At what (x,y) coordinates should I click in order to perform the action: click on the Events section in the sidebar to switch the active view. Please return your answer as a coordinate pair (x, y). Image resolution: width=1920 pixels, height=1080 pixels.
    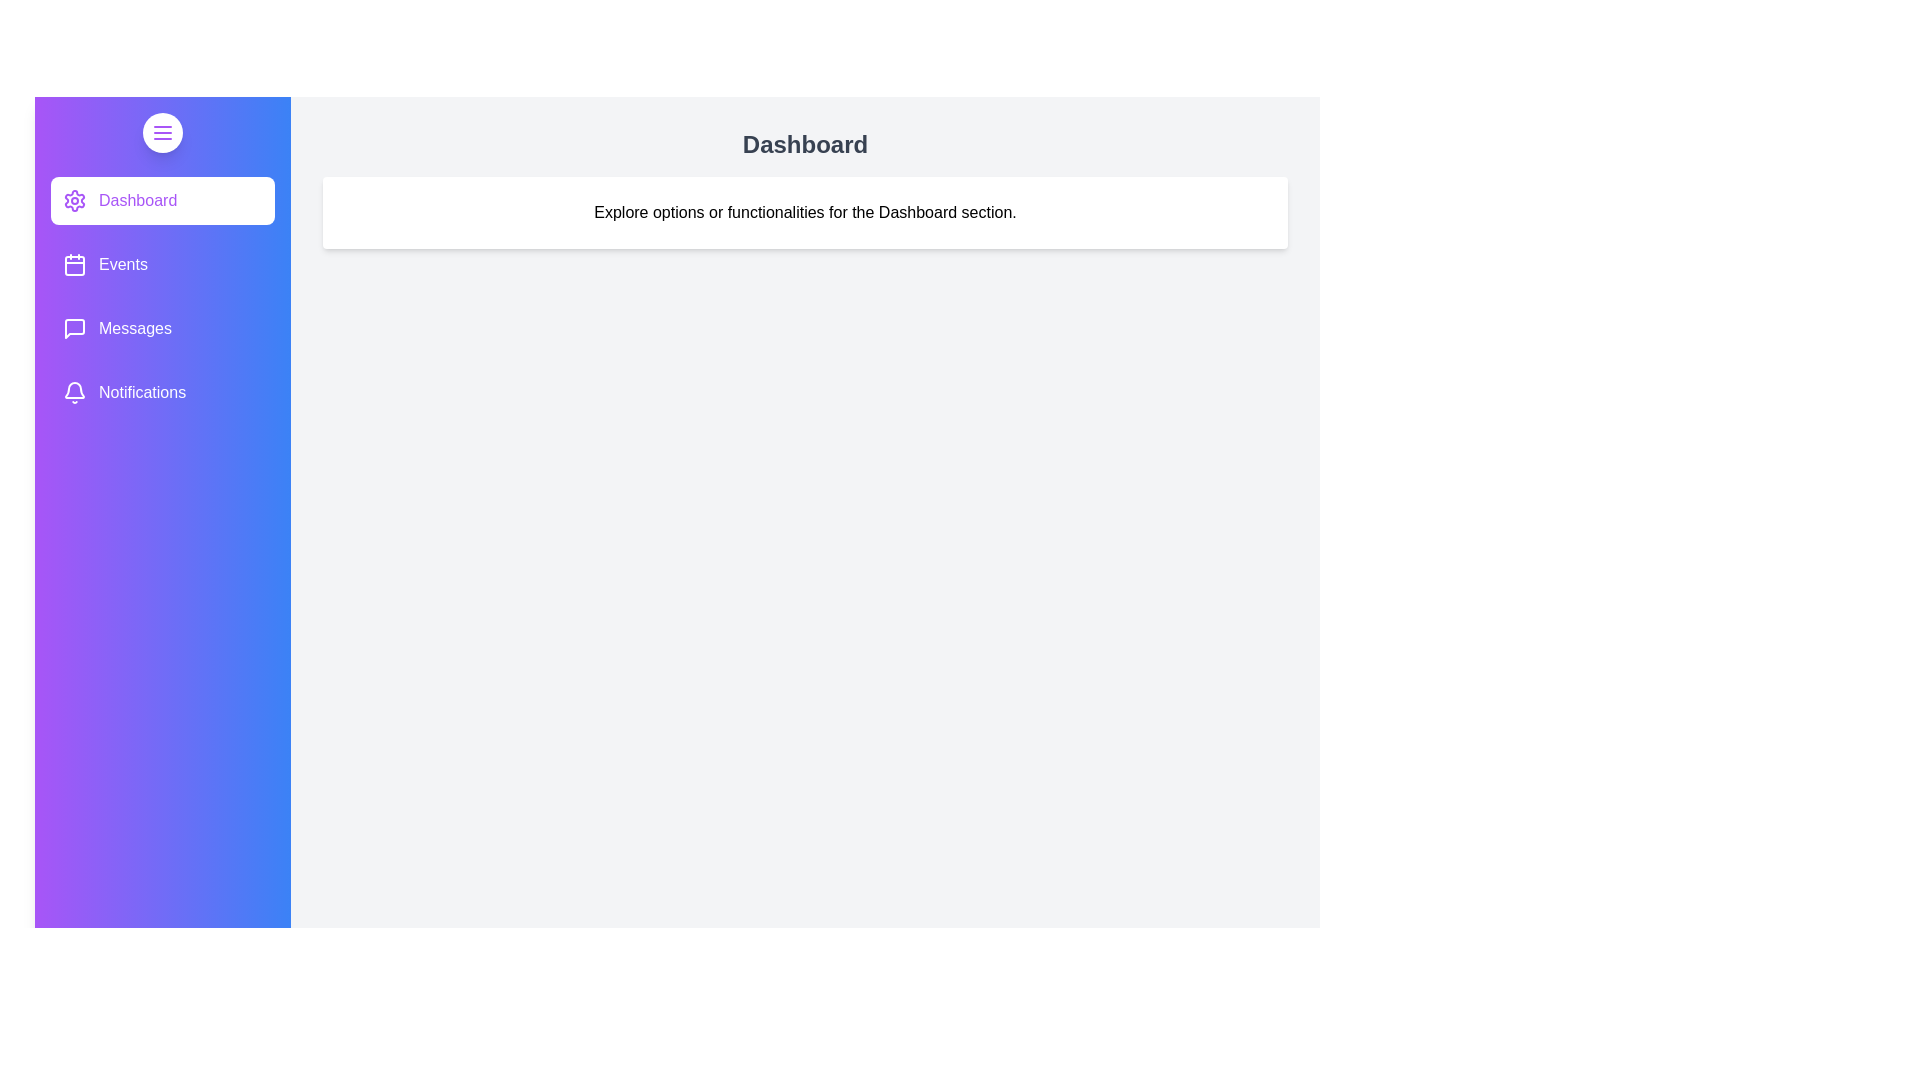
    Looking at the image, I should click on (163, 264).